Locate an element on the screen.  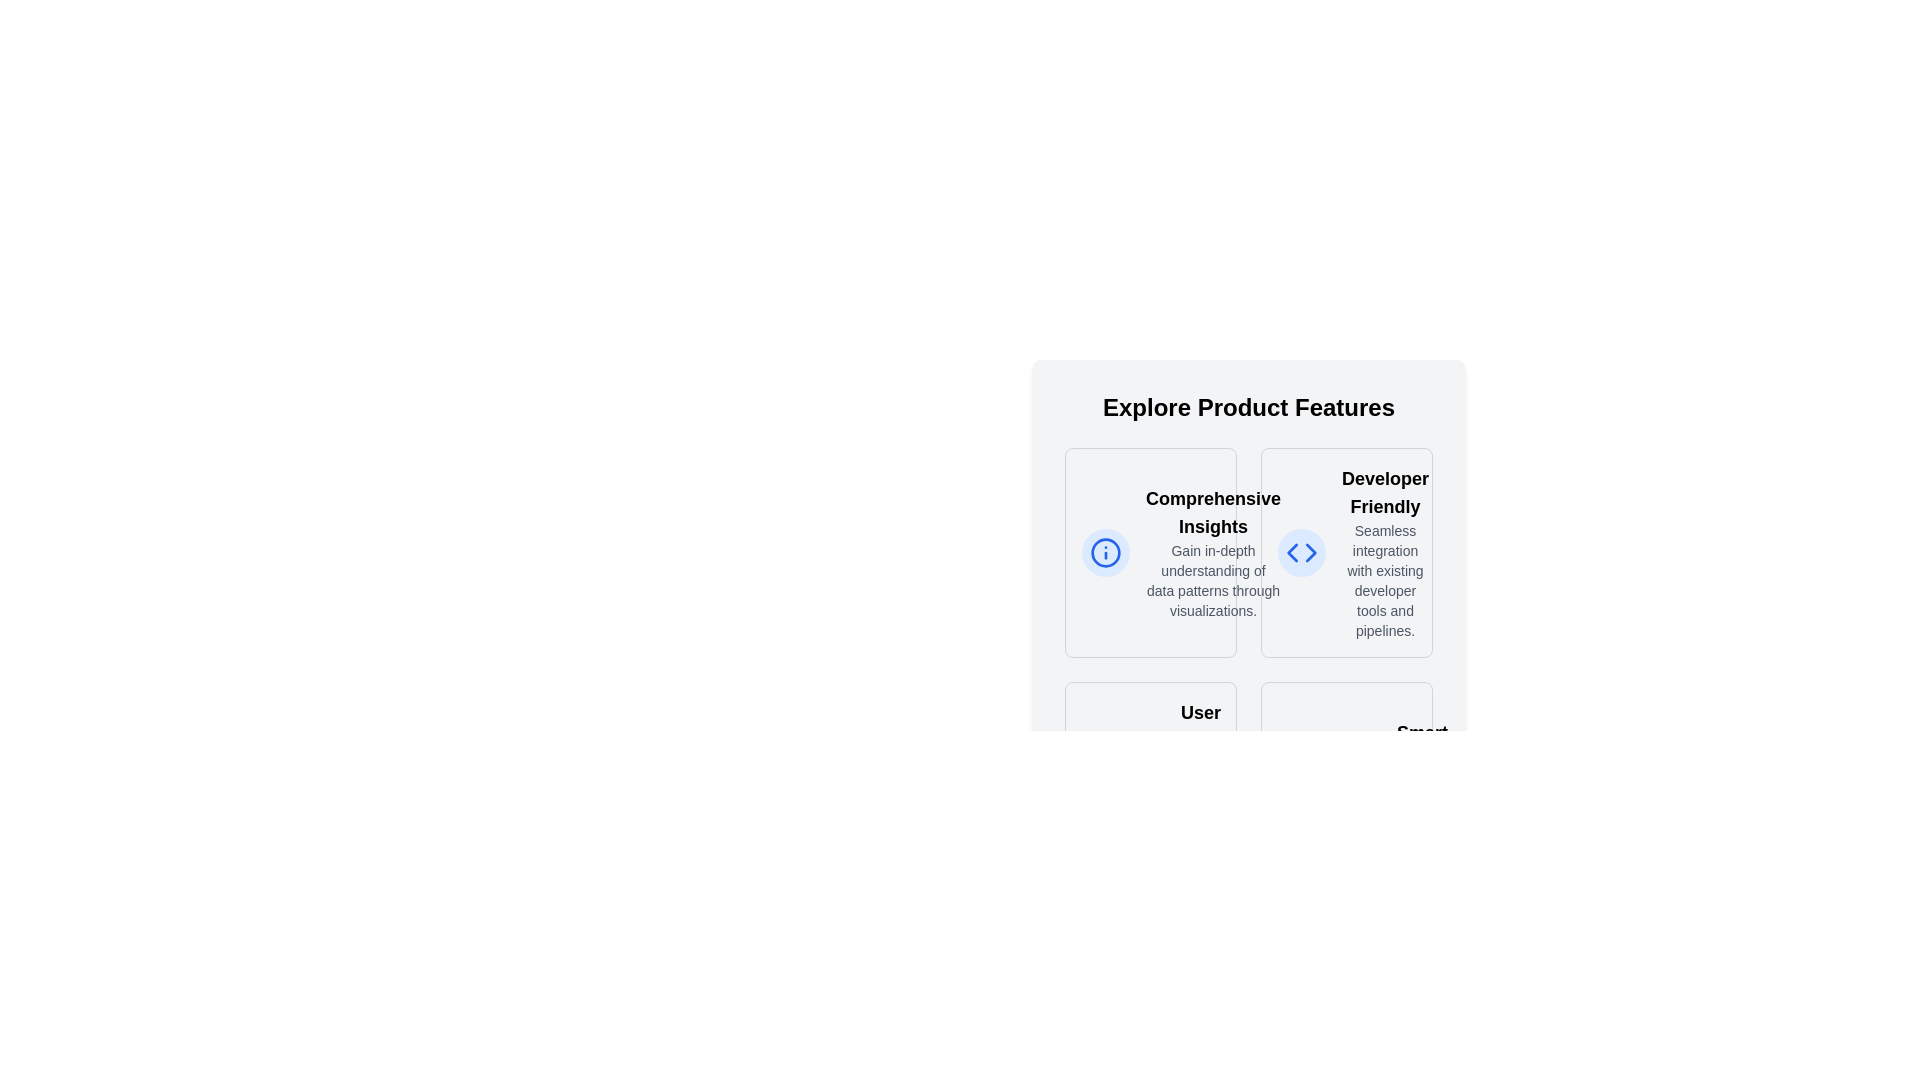
the Decorative circle, which is the background of the 'i' symbol in the 'Comprehensive Insights' section of the 'Explore Product Features' grid is located at coordinates (1104, 552).